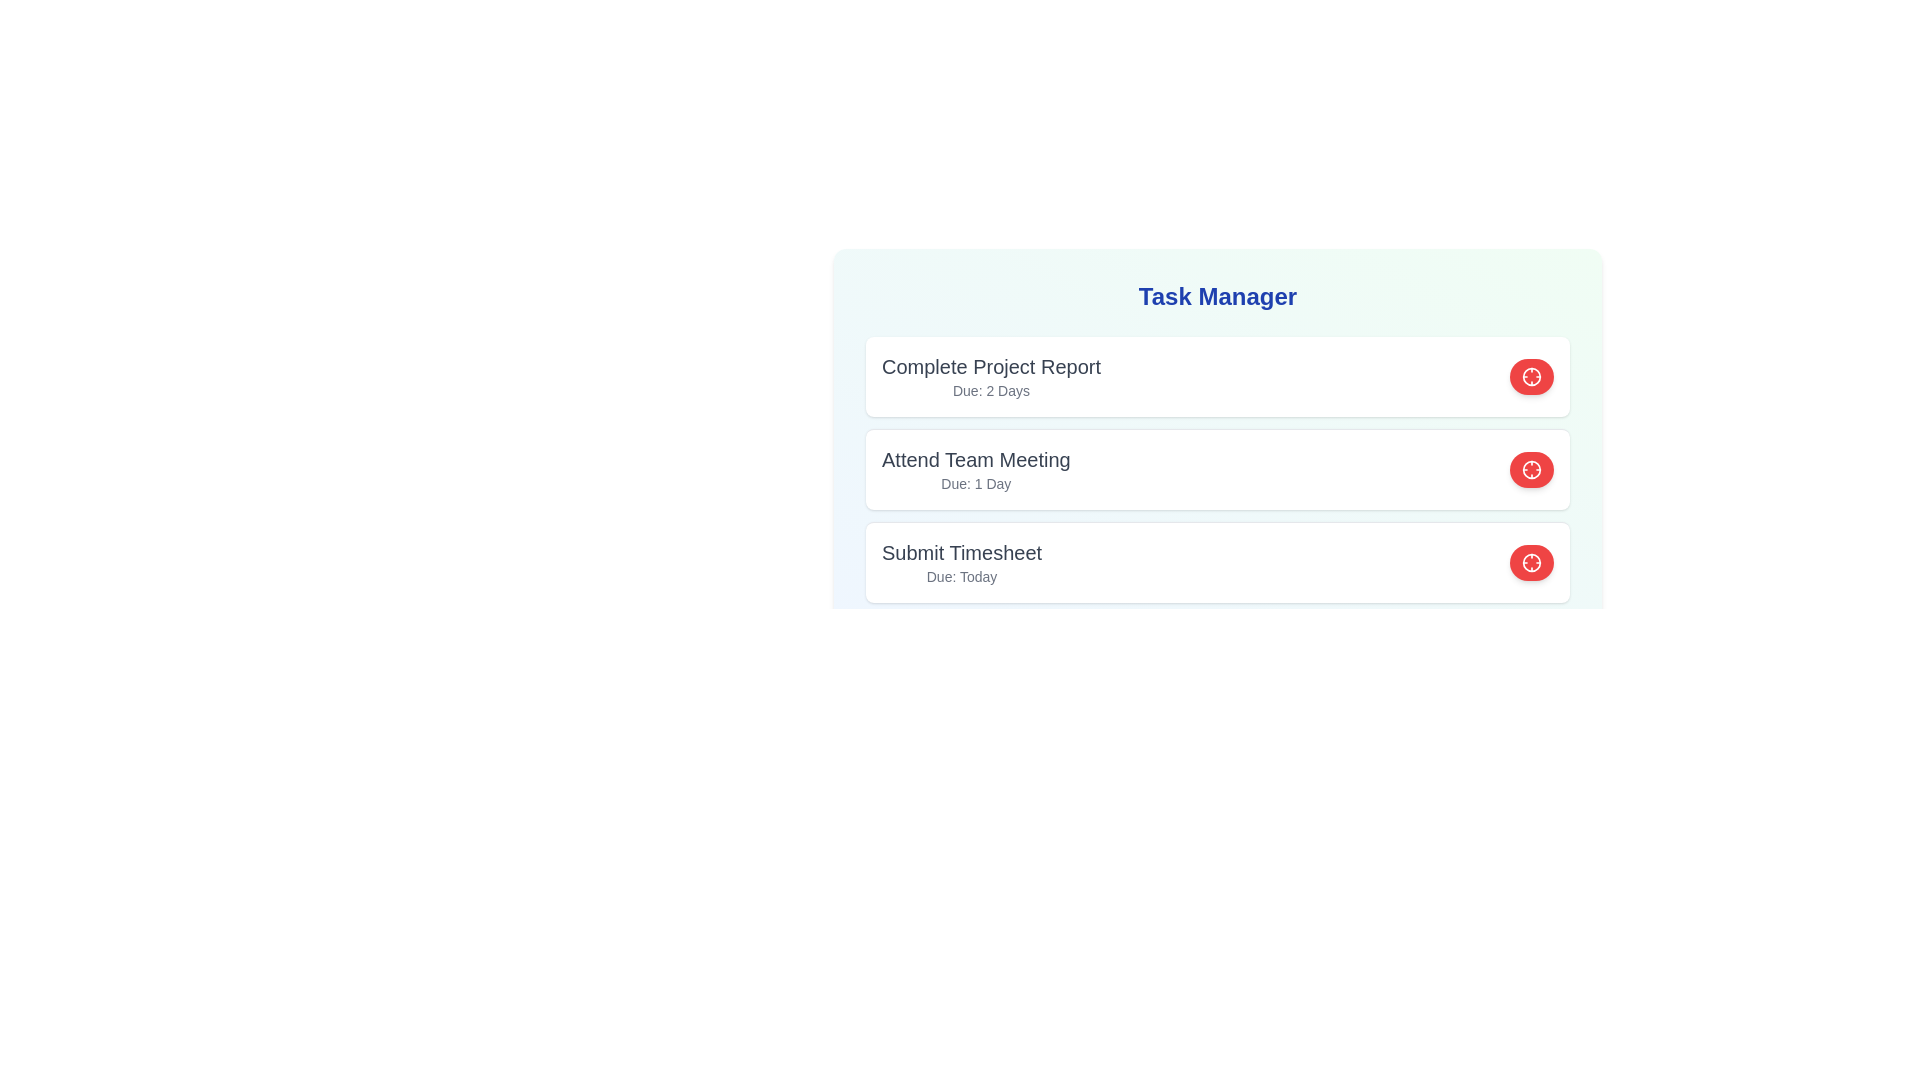  What do you see at coordinates (976, 483) in the screenshot?
I see `the non-interactive Text label displaying the remaining time for the 'Attend Team Meeting' task, located beneath its title` at bounding box center [976, 483].